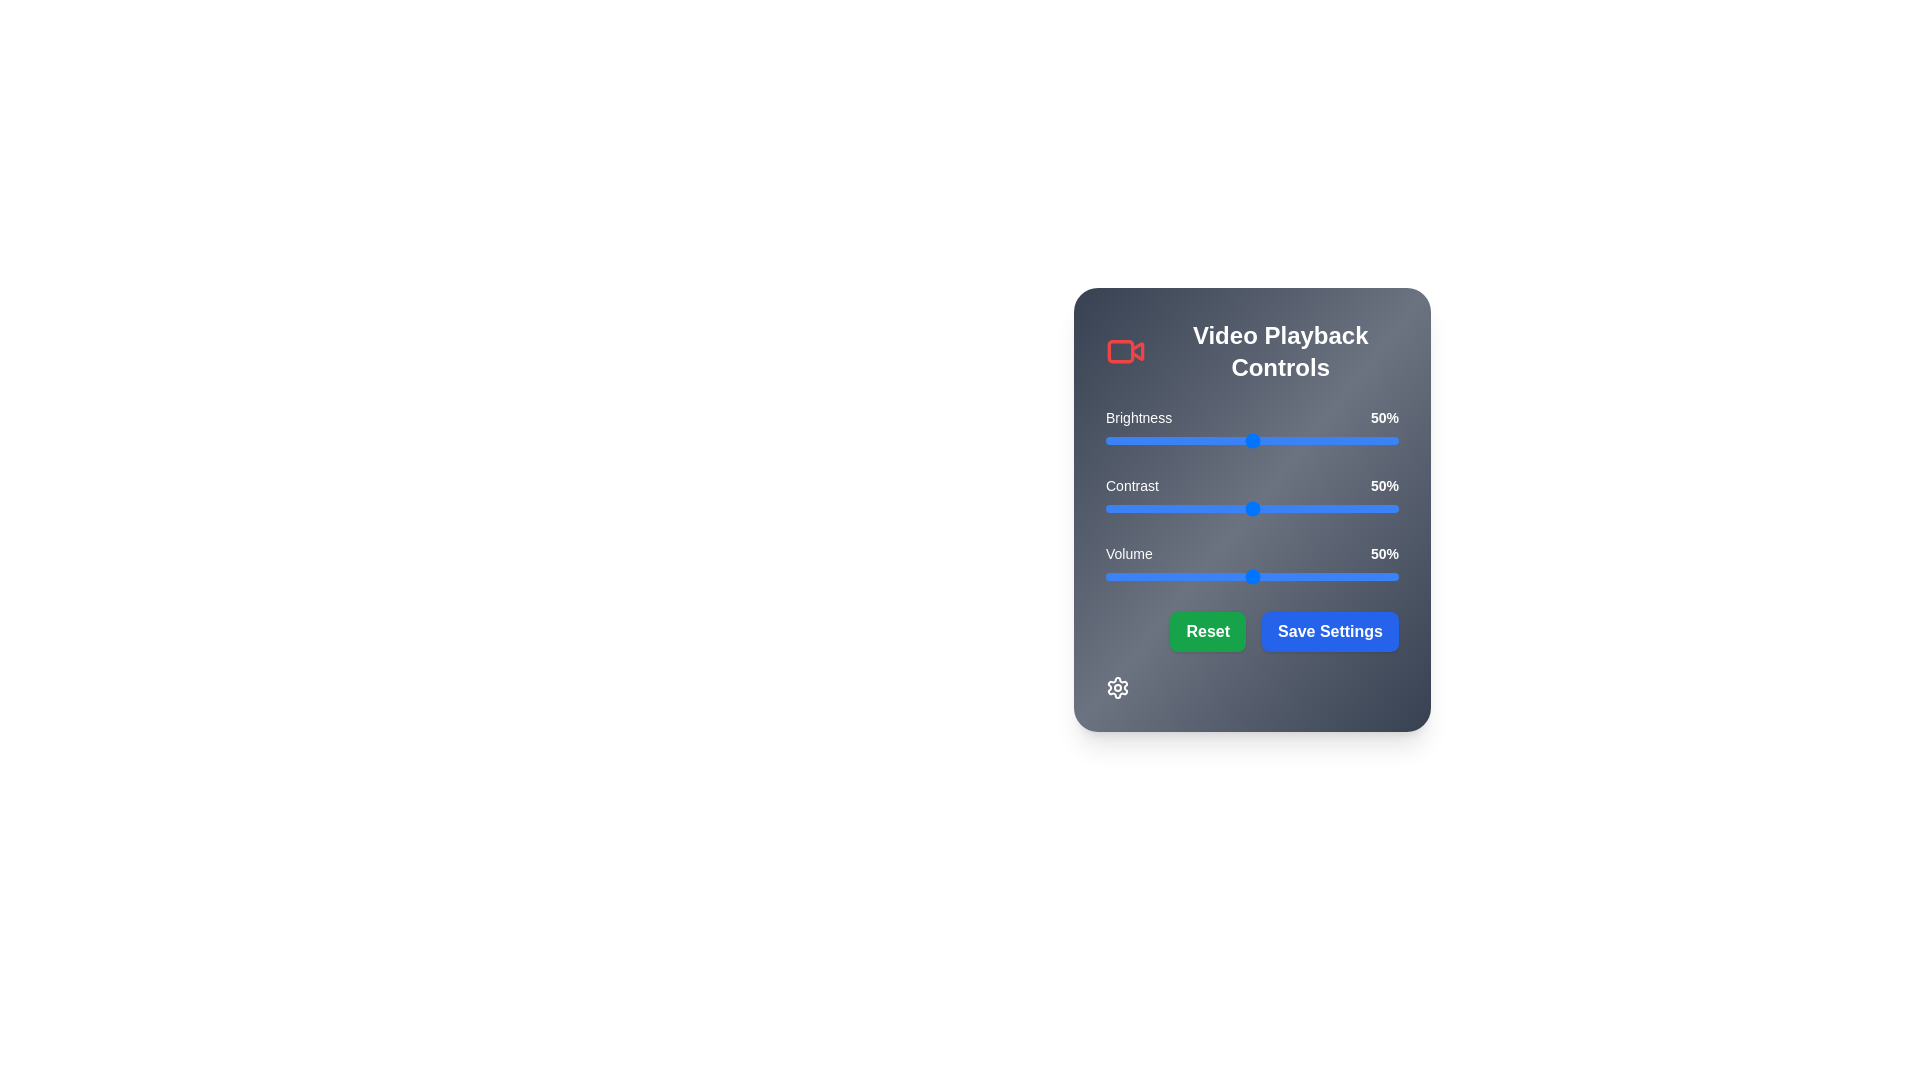  I want to click on the 'Reset' button with a green background located in the button group at the bottom right of the 'Video Playback Controls' card, which is situated below the sliders for 'Brightness', 'Contrast', and 'Volume', so click(1251, 632).